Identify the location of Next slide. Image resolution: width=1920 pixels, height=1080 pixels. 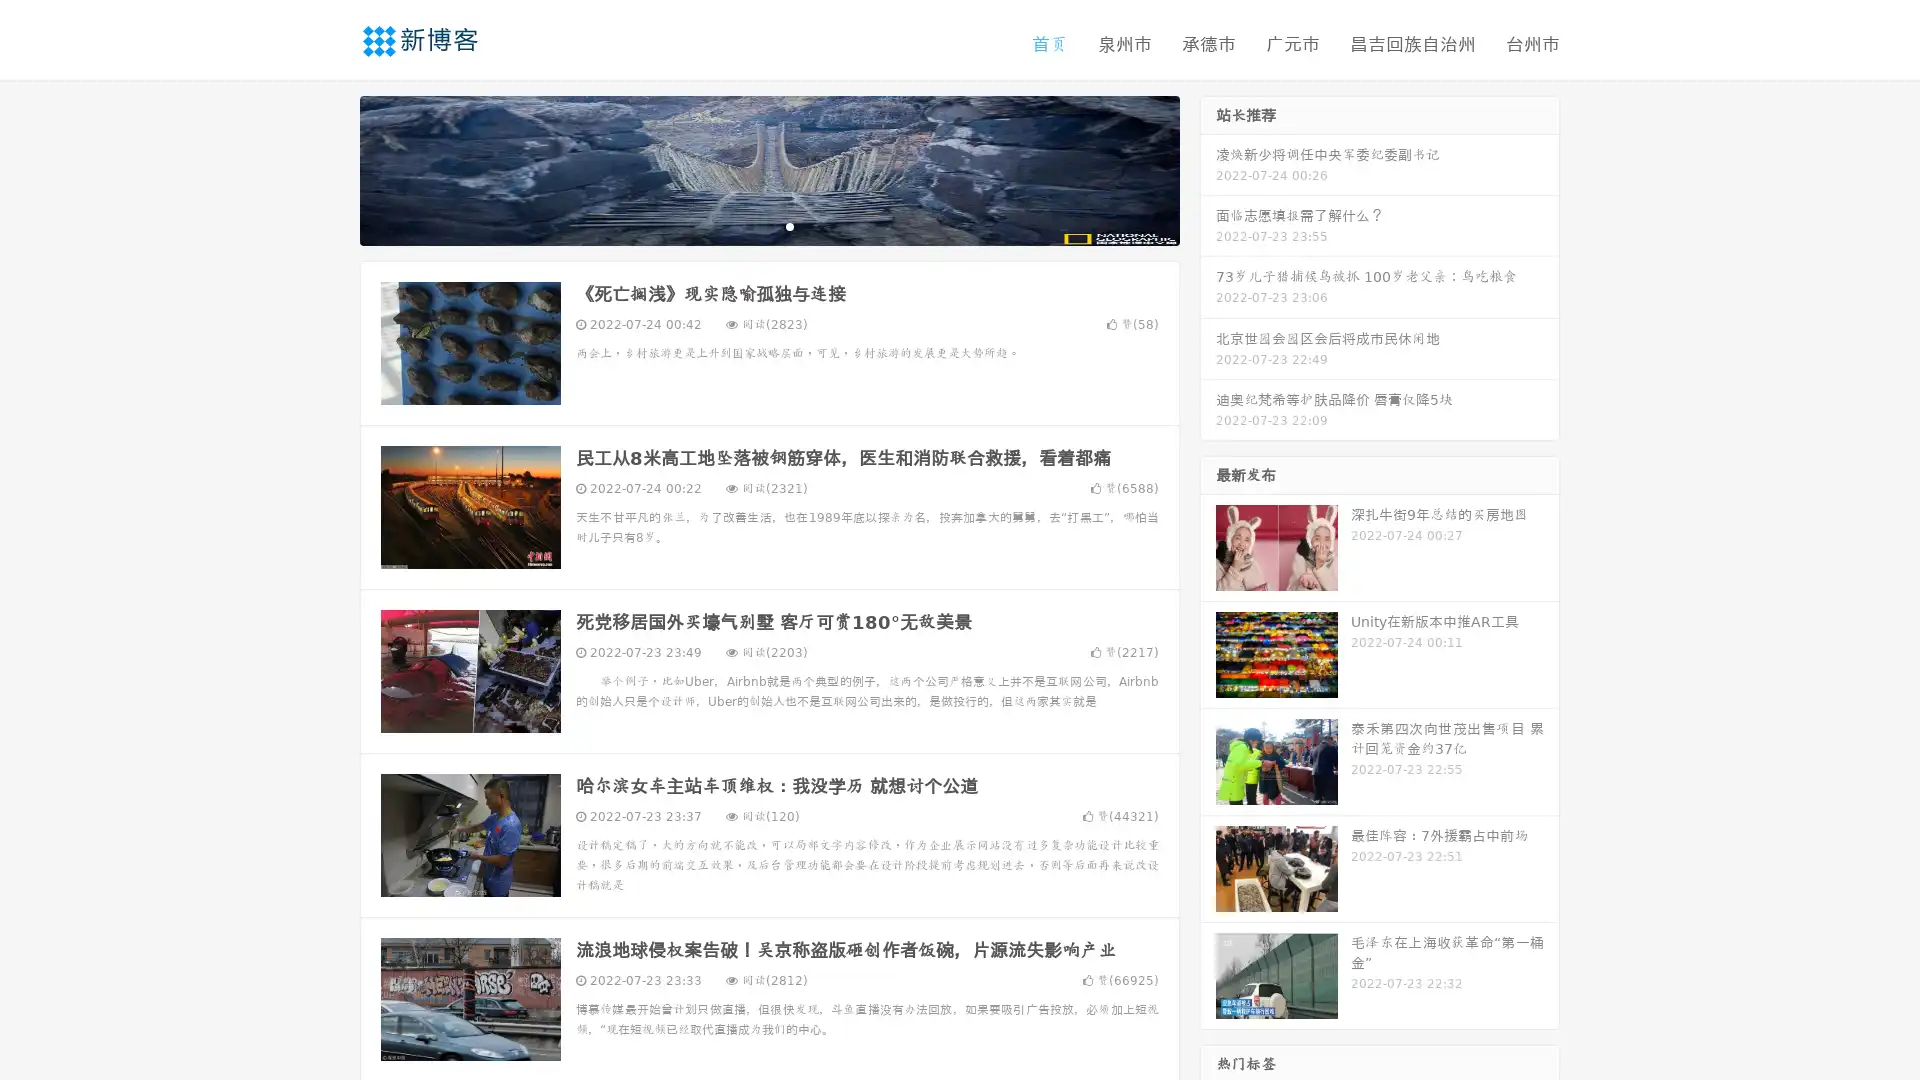
(1208, 168).